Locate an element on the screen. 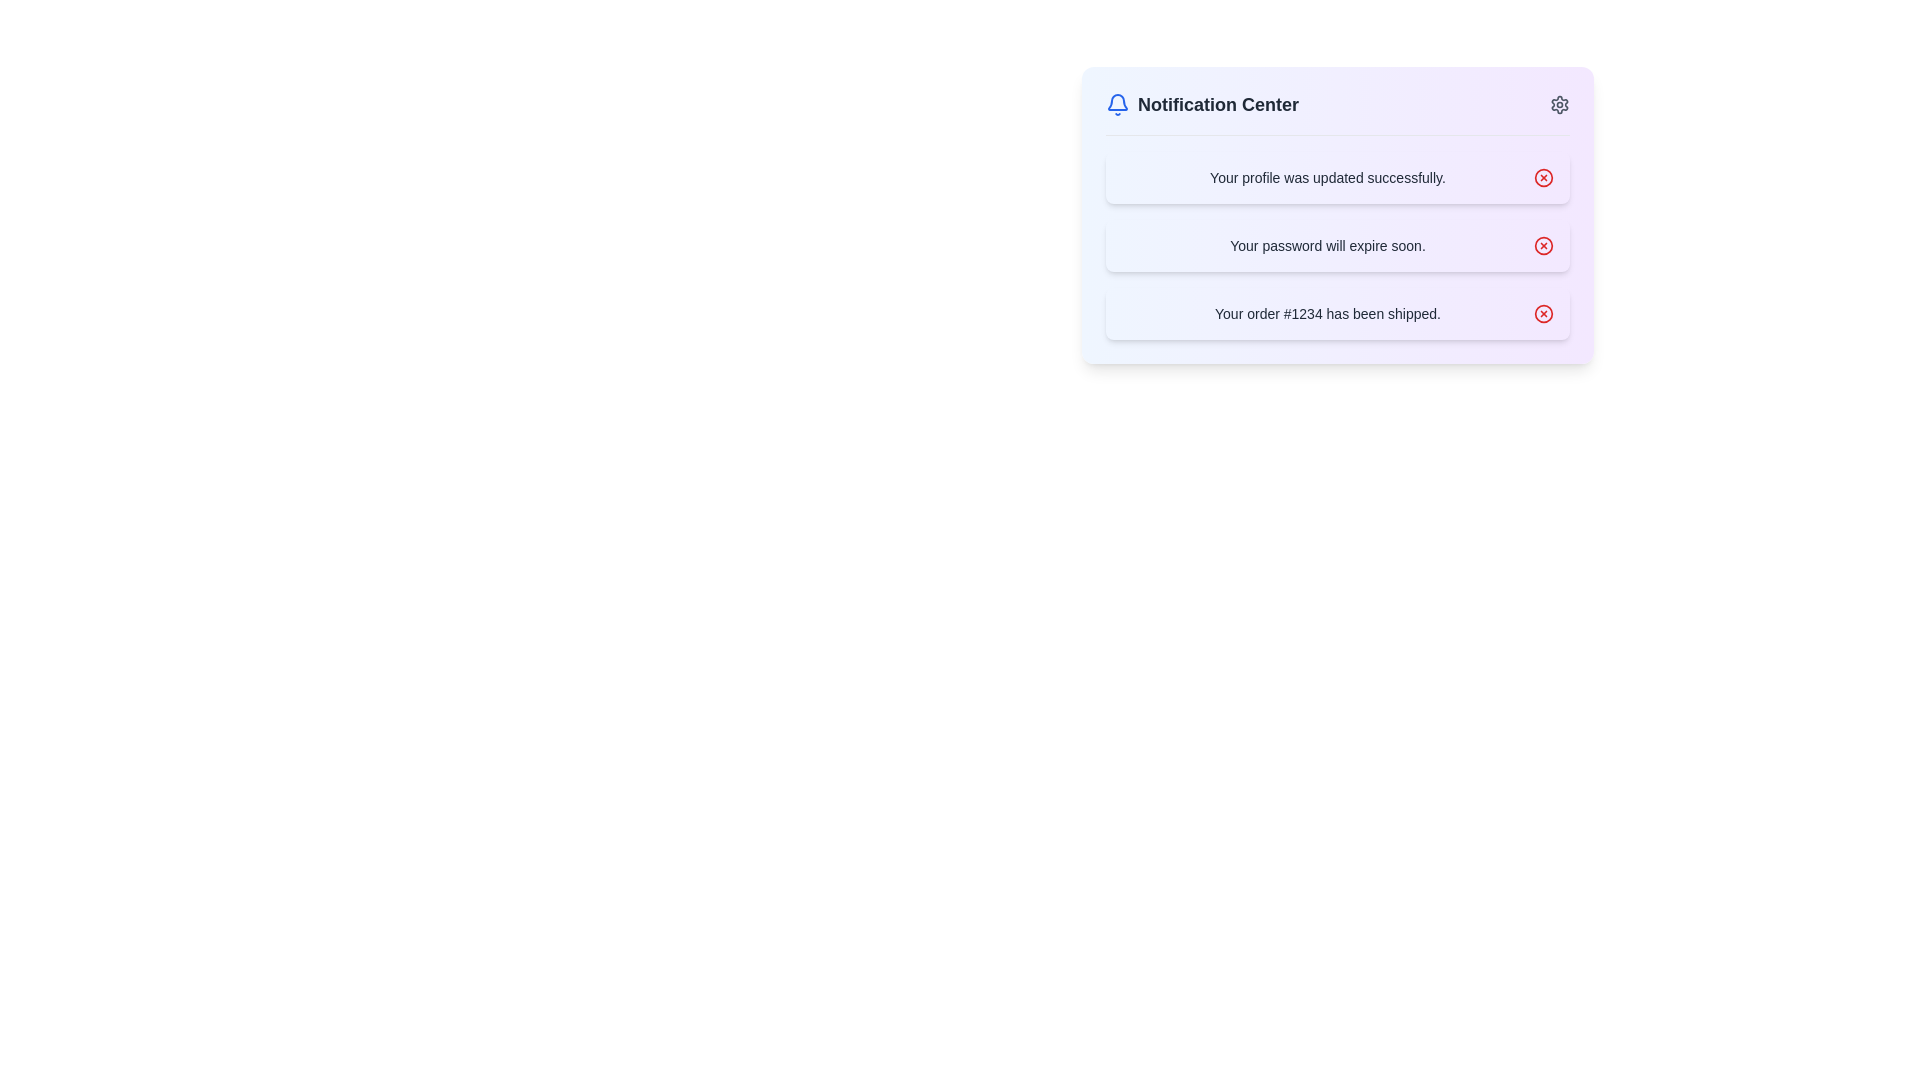 This screenshot has height=1080, width=1920. the Text label that serves as the title for the notification interface, providing context for notifications is located at coordinates (1217, 104).